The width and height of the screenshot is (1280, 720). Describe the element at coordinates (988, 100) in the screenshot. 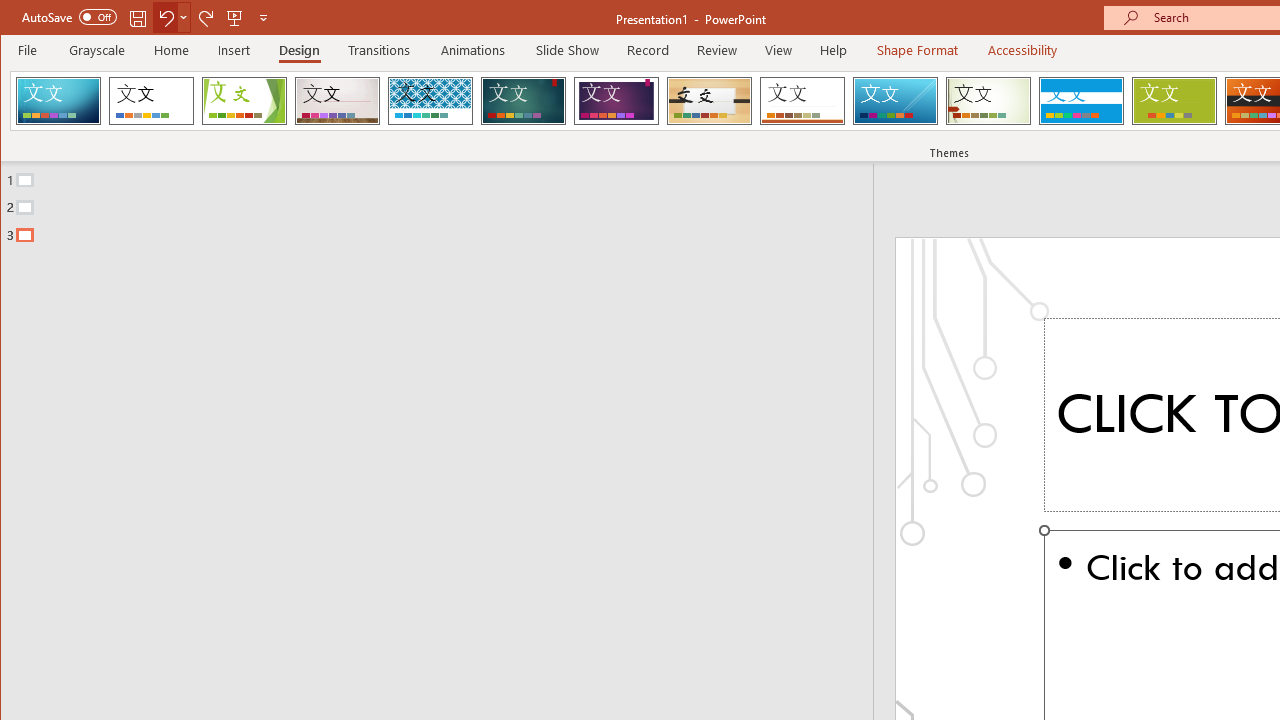

I see `'Wisp'` at that location.